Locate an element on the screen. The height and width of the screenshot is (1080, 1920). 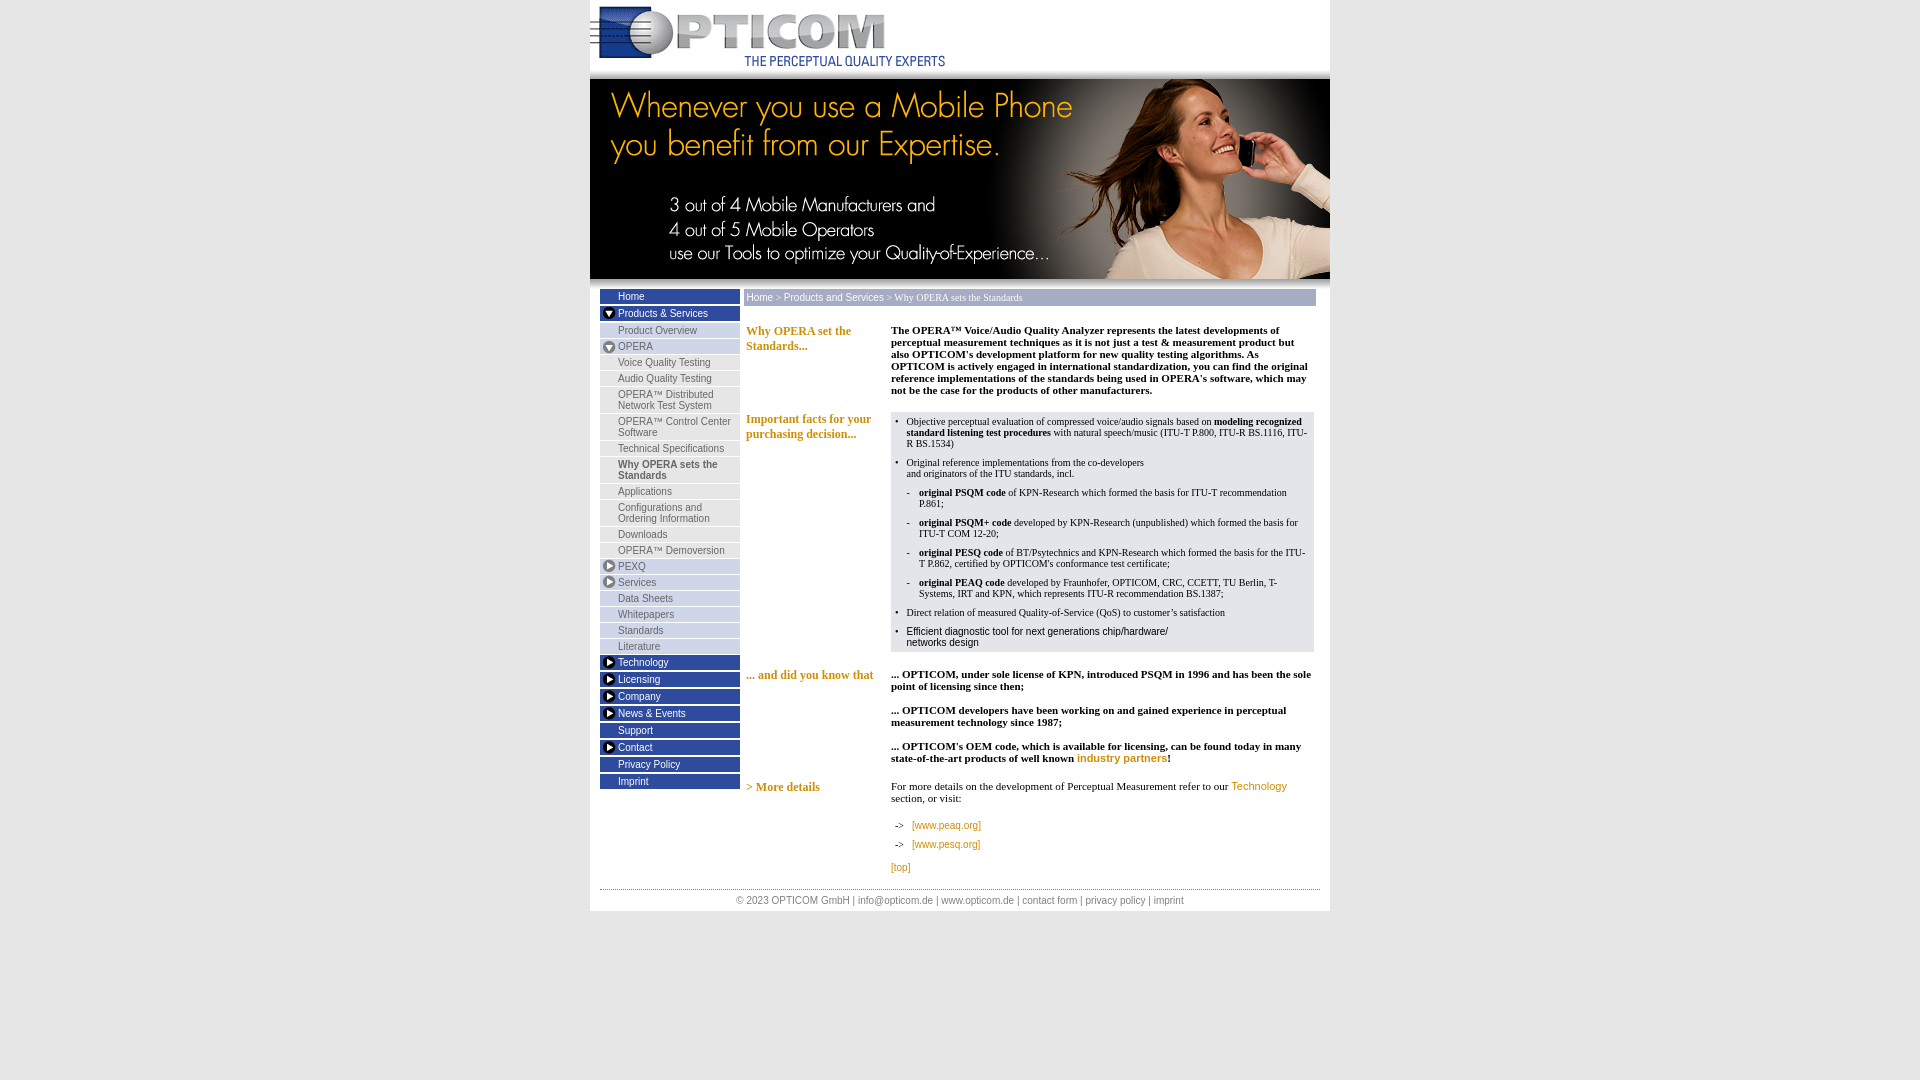
'Licensing' is located at coordinates (637, 678).